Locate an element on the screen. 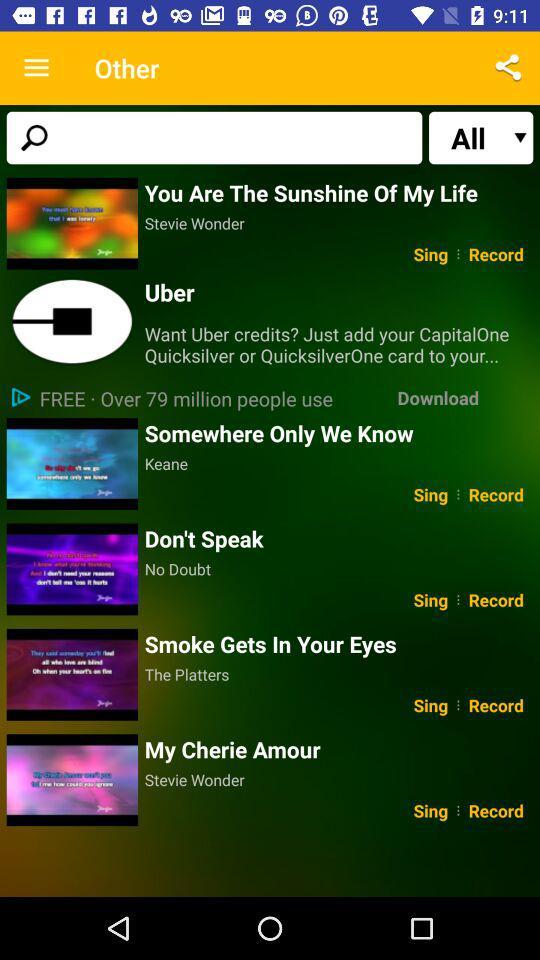 This screenshot has width=540, height=960. the icon to the left of other is located at coordinates (36, 68).